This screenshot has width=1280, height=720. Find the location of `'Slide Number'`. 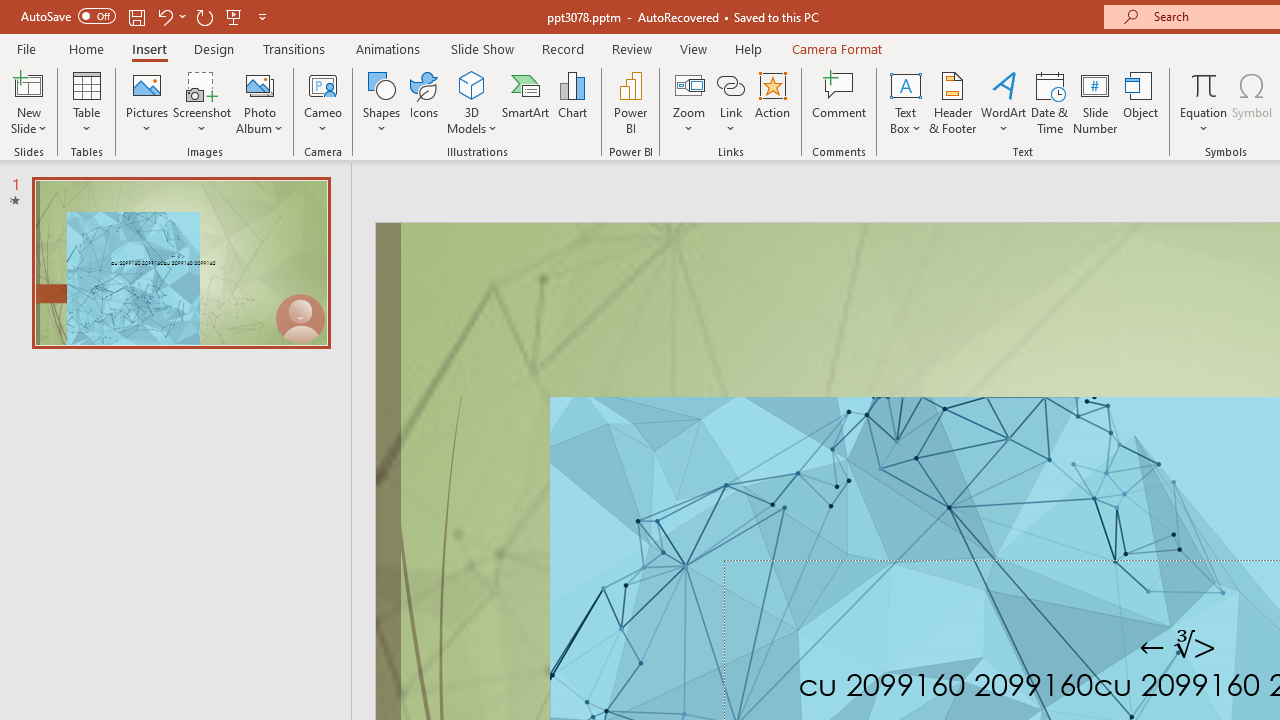

'Slide Number' is located at coordinates (1094, 103).